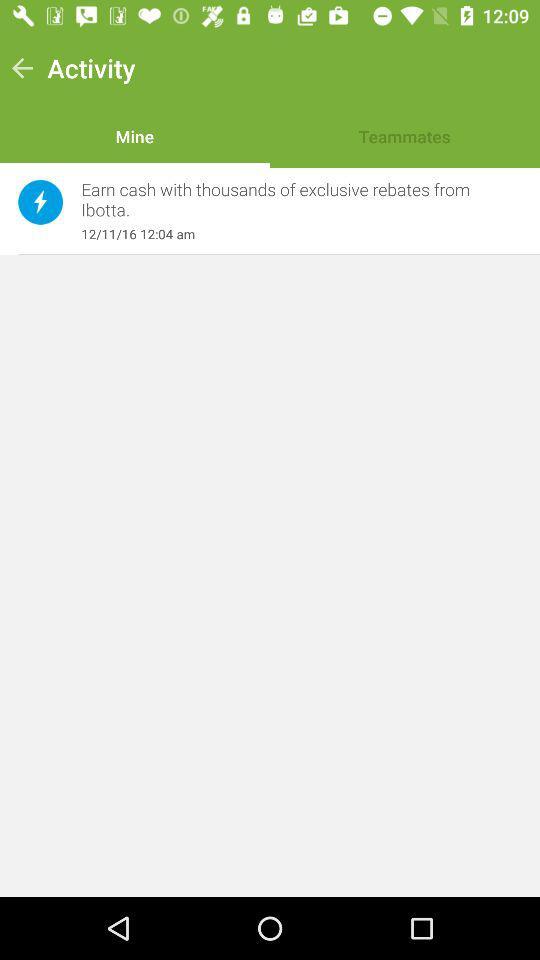  Describe the element at coordinates (90, 68) in the screenshot. I see `the activity` at that location.